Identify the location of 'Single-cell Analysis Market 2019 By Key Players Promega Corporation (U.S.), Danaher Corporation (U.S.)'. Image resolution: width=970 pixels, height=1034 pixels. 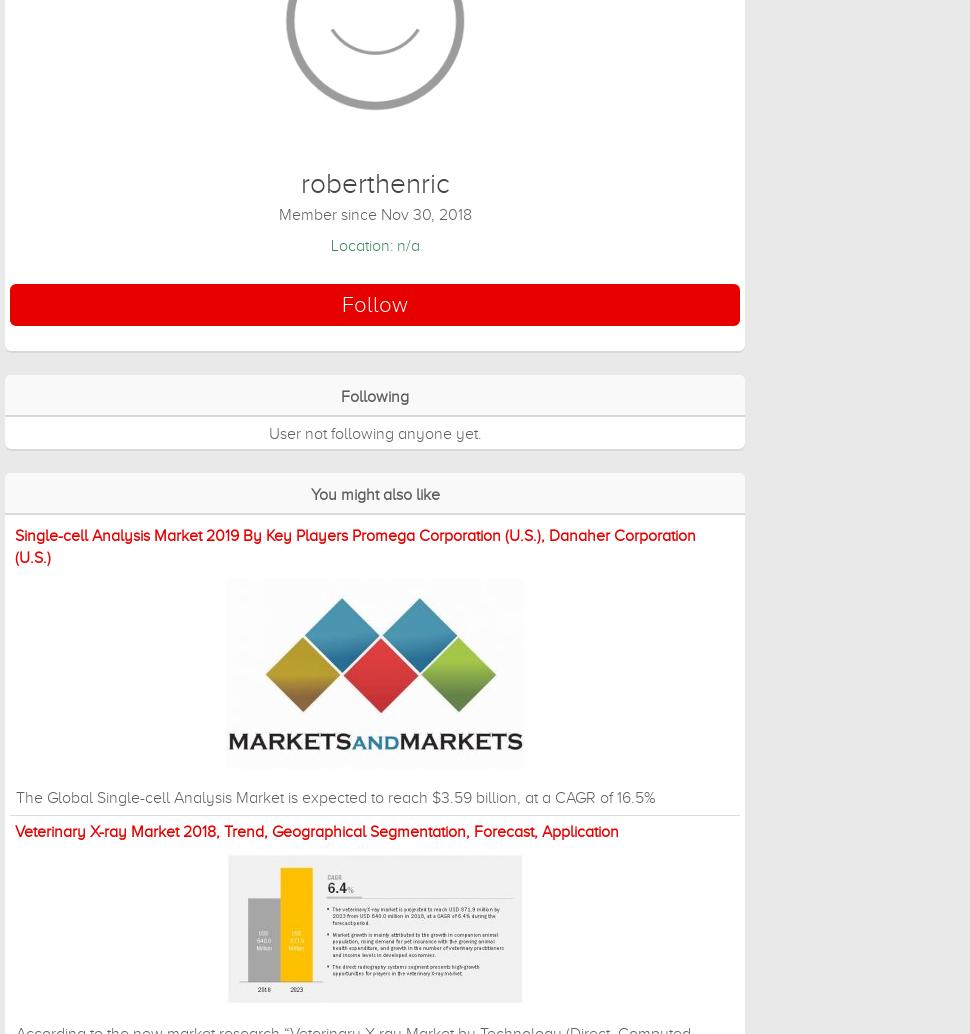
(354, 546).